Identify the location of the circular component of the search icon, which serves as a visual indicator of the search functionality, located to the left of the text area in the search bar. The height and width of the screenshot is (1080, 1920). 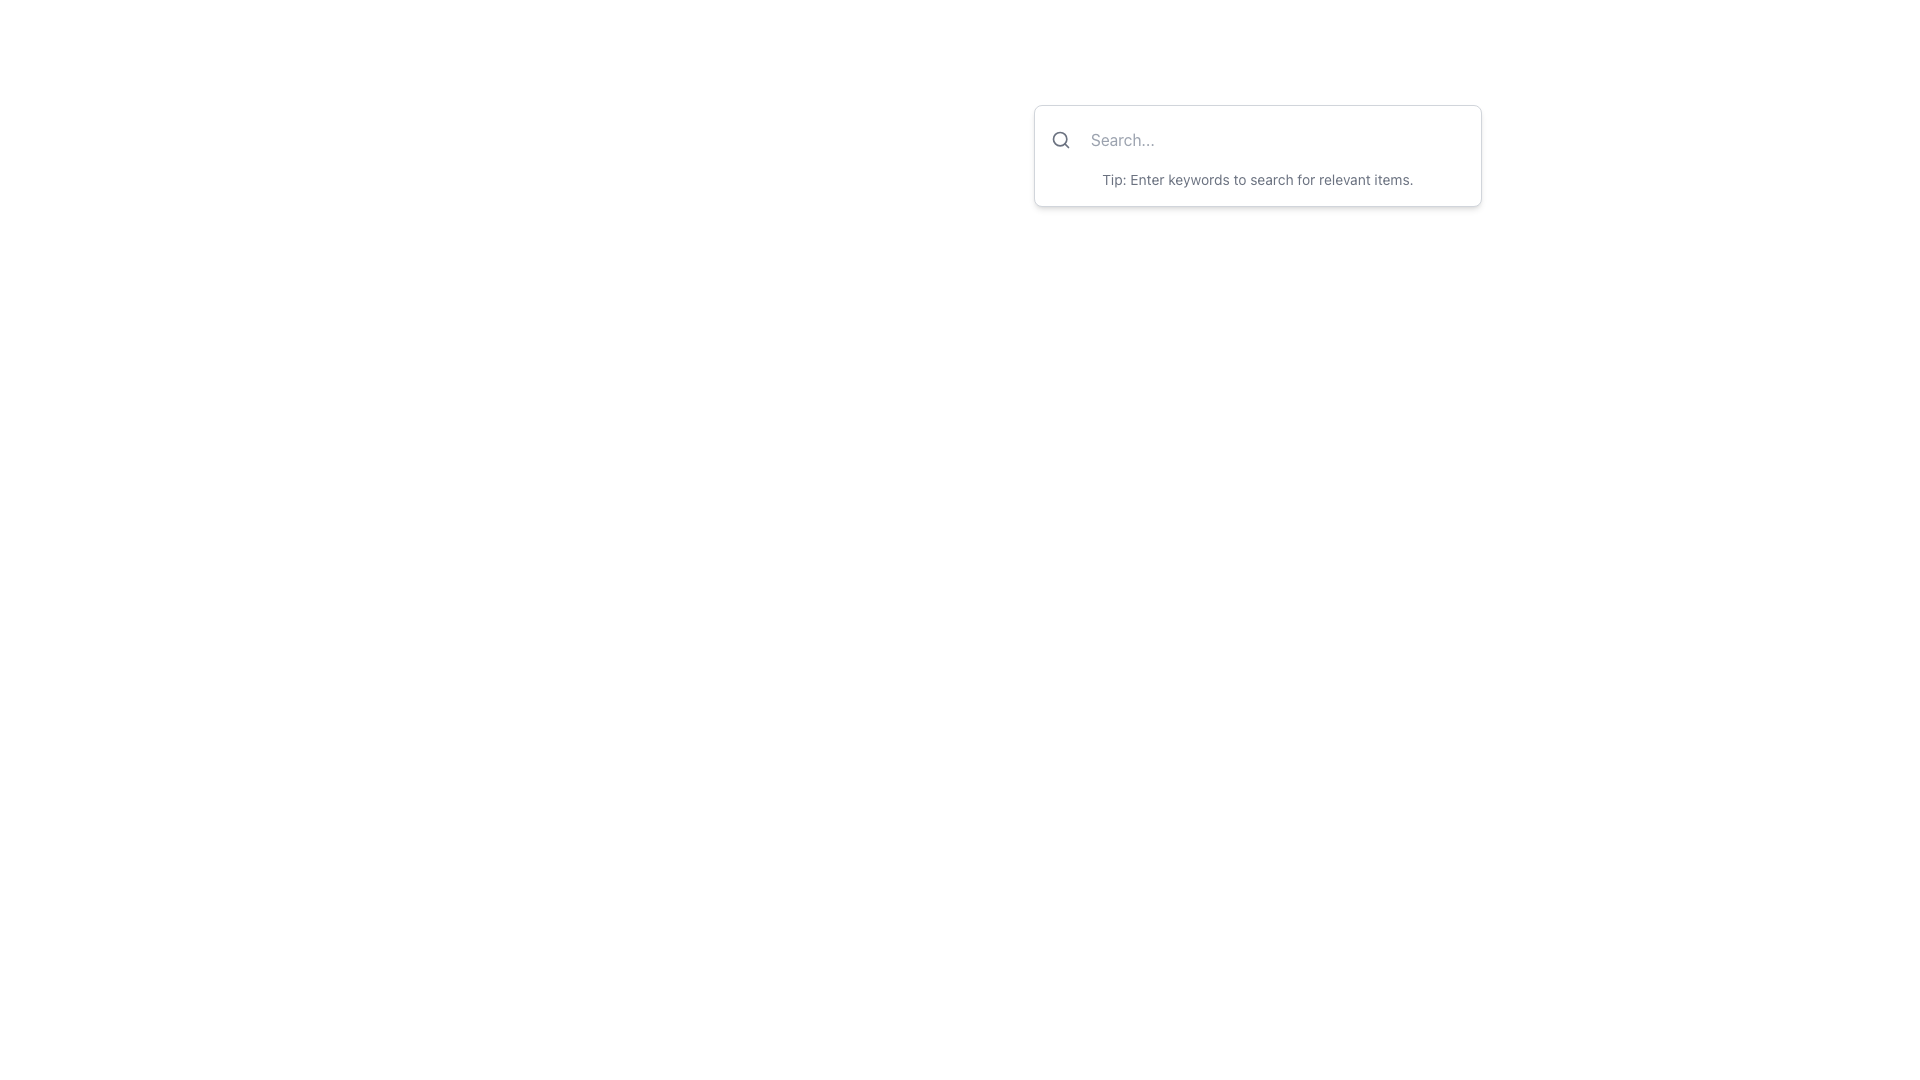
(1059, 138).